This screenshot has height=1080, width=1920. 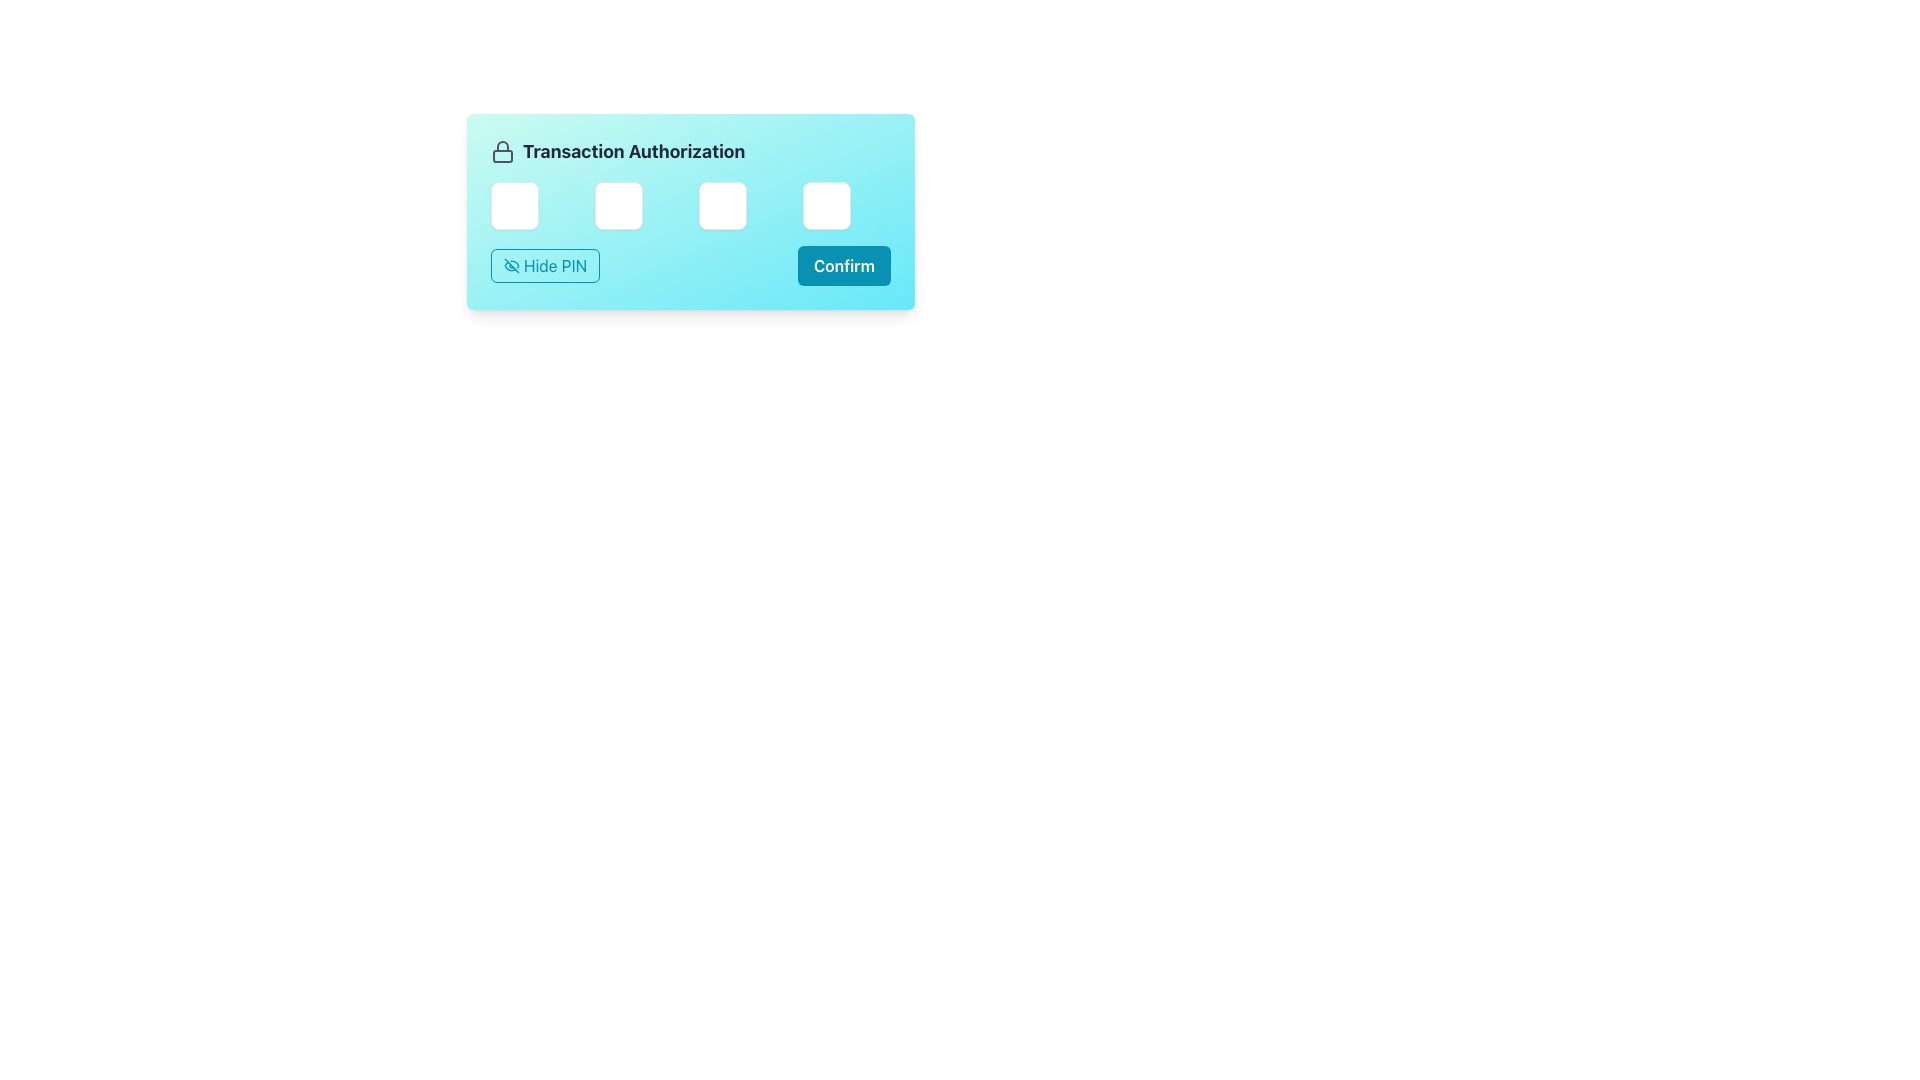 I want to click on the SVG icon within the 'Hide PIN' button, which visually indicates the action to hide the entered PIN in the 'Transaction Authorization' modal, so click(x=512, y=265).